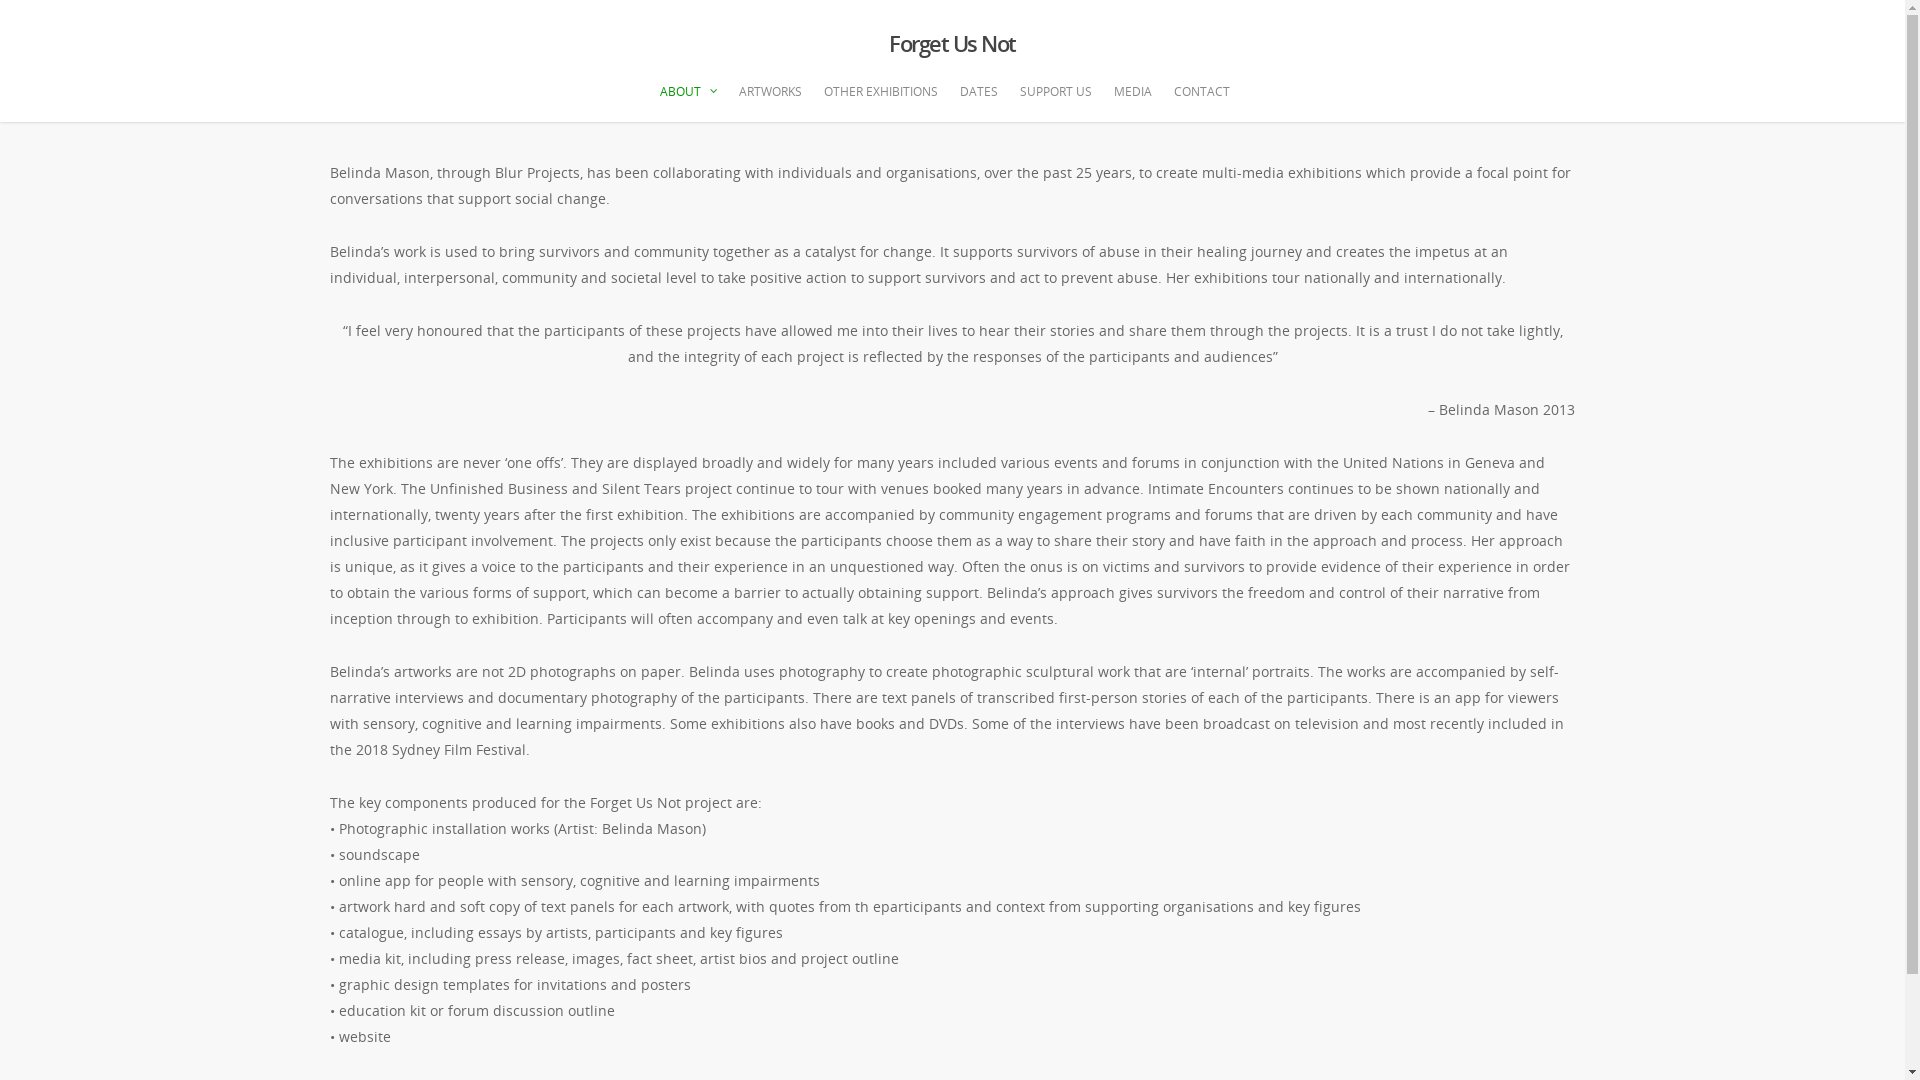 This screenshot has width=1920, height=1080. What do you see at coordinates (649, 101) in the screenshot?
I see `'ABOUT'` at bounding box center [649, 101].